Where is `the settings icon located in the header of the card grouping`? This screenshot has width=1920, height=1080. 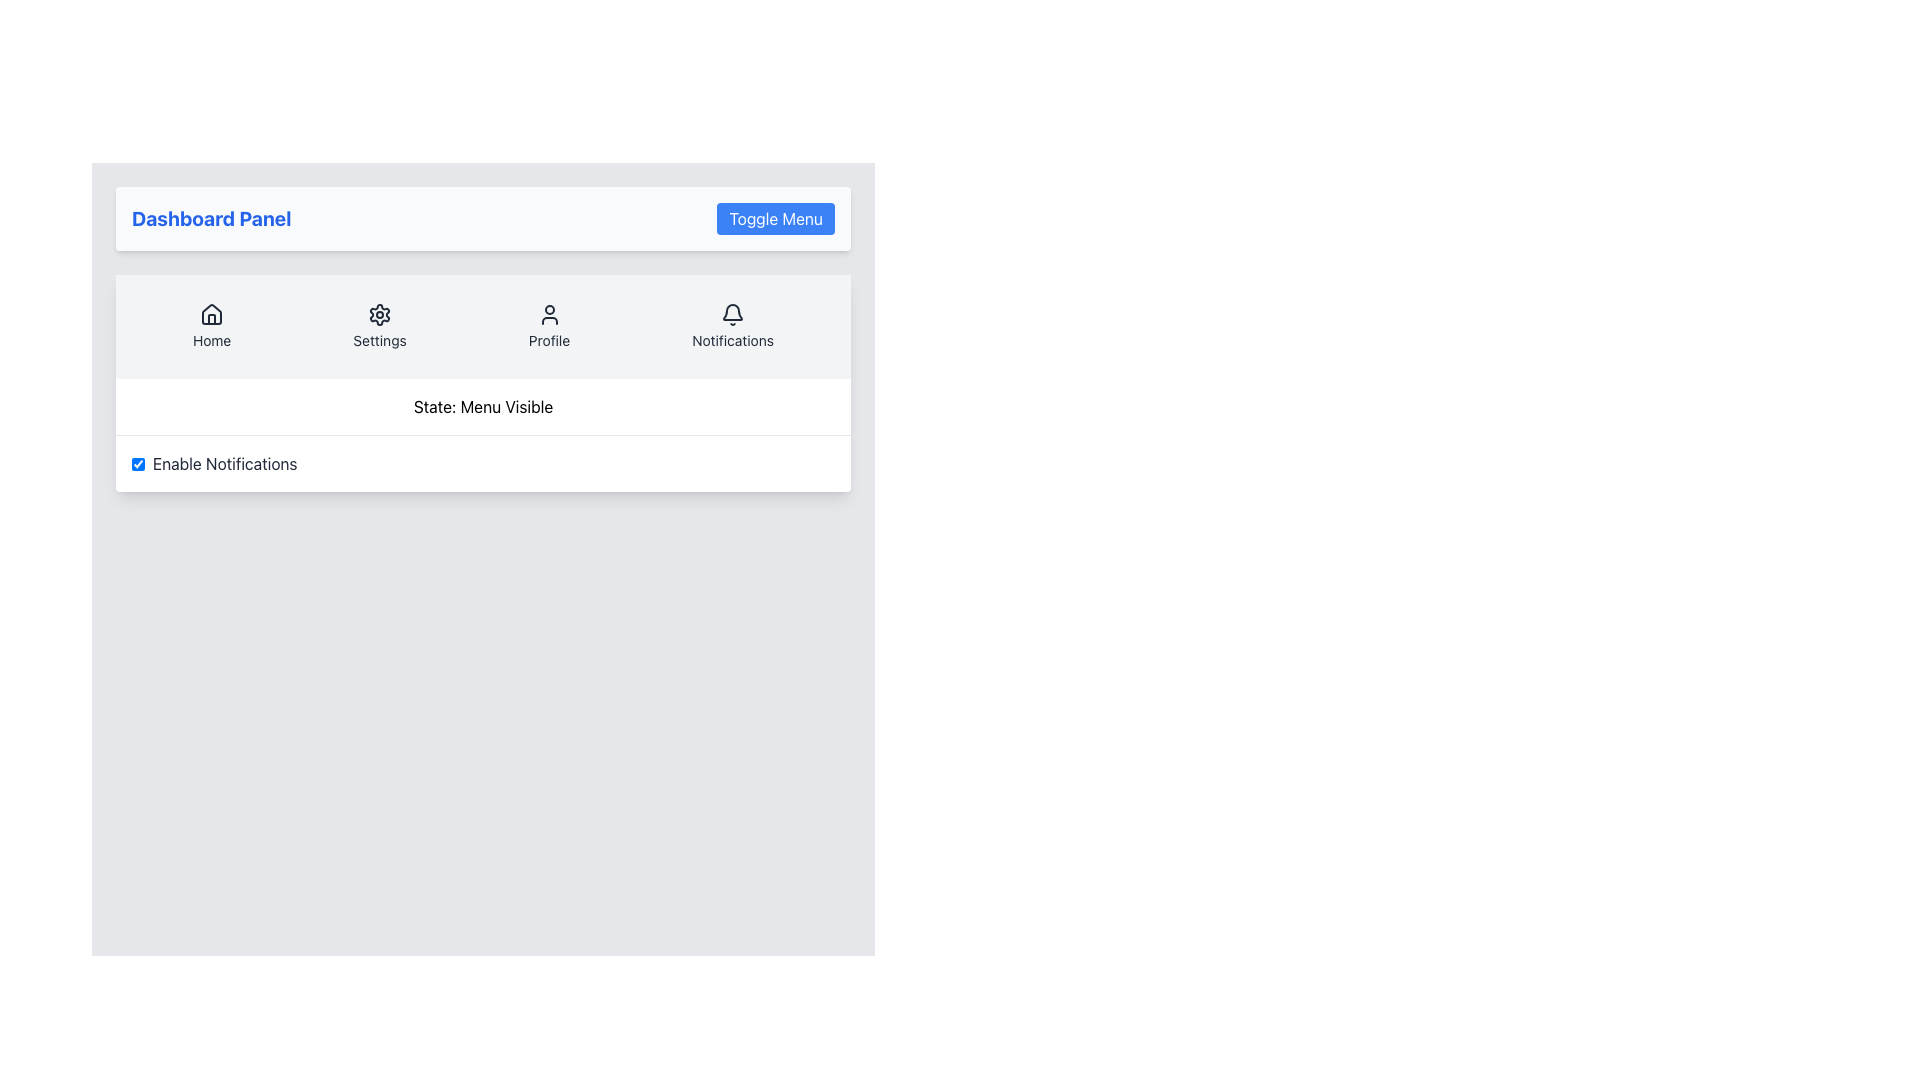
the settings icon located in the header of the card grouping is located at coordinates (380, 315).